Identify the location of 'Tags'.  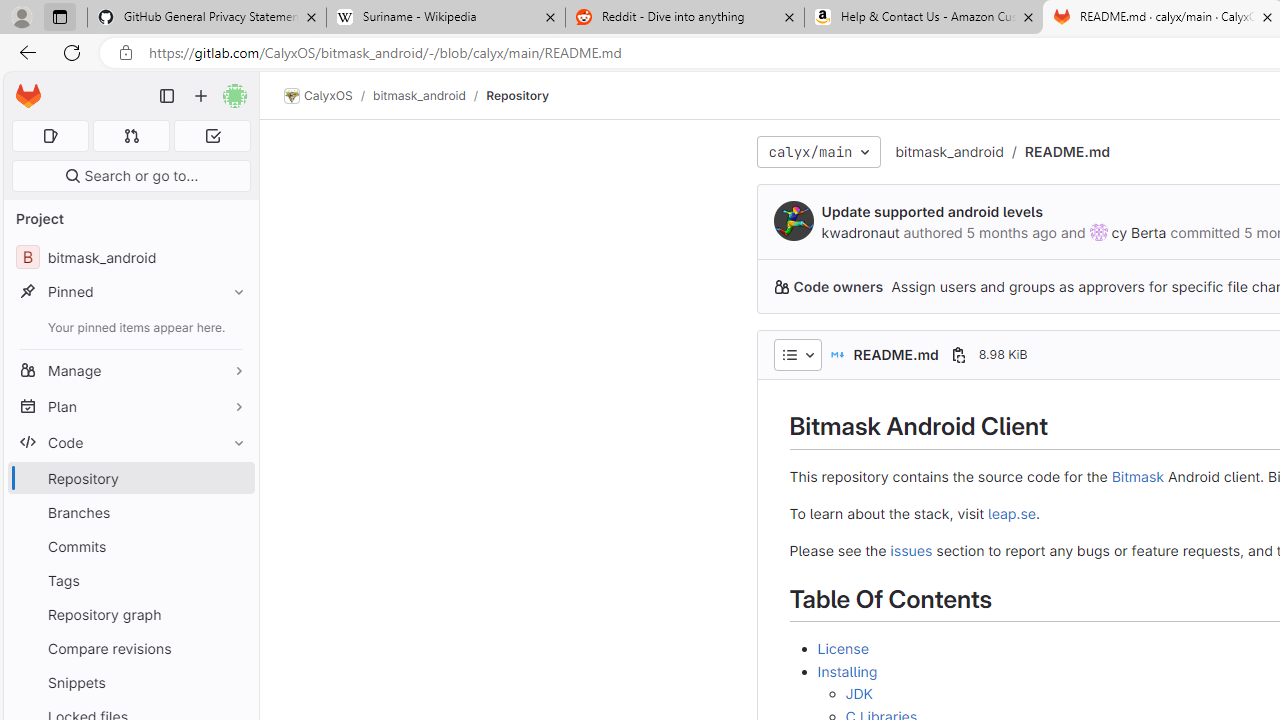
(130, 580).